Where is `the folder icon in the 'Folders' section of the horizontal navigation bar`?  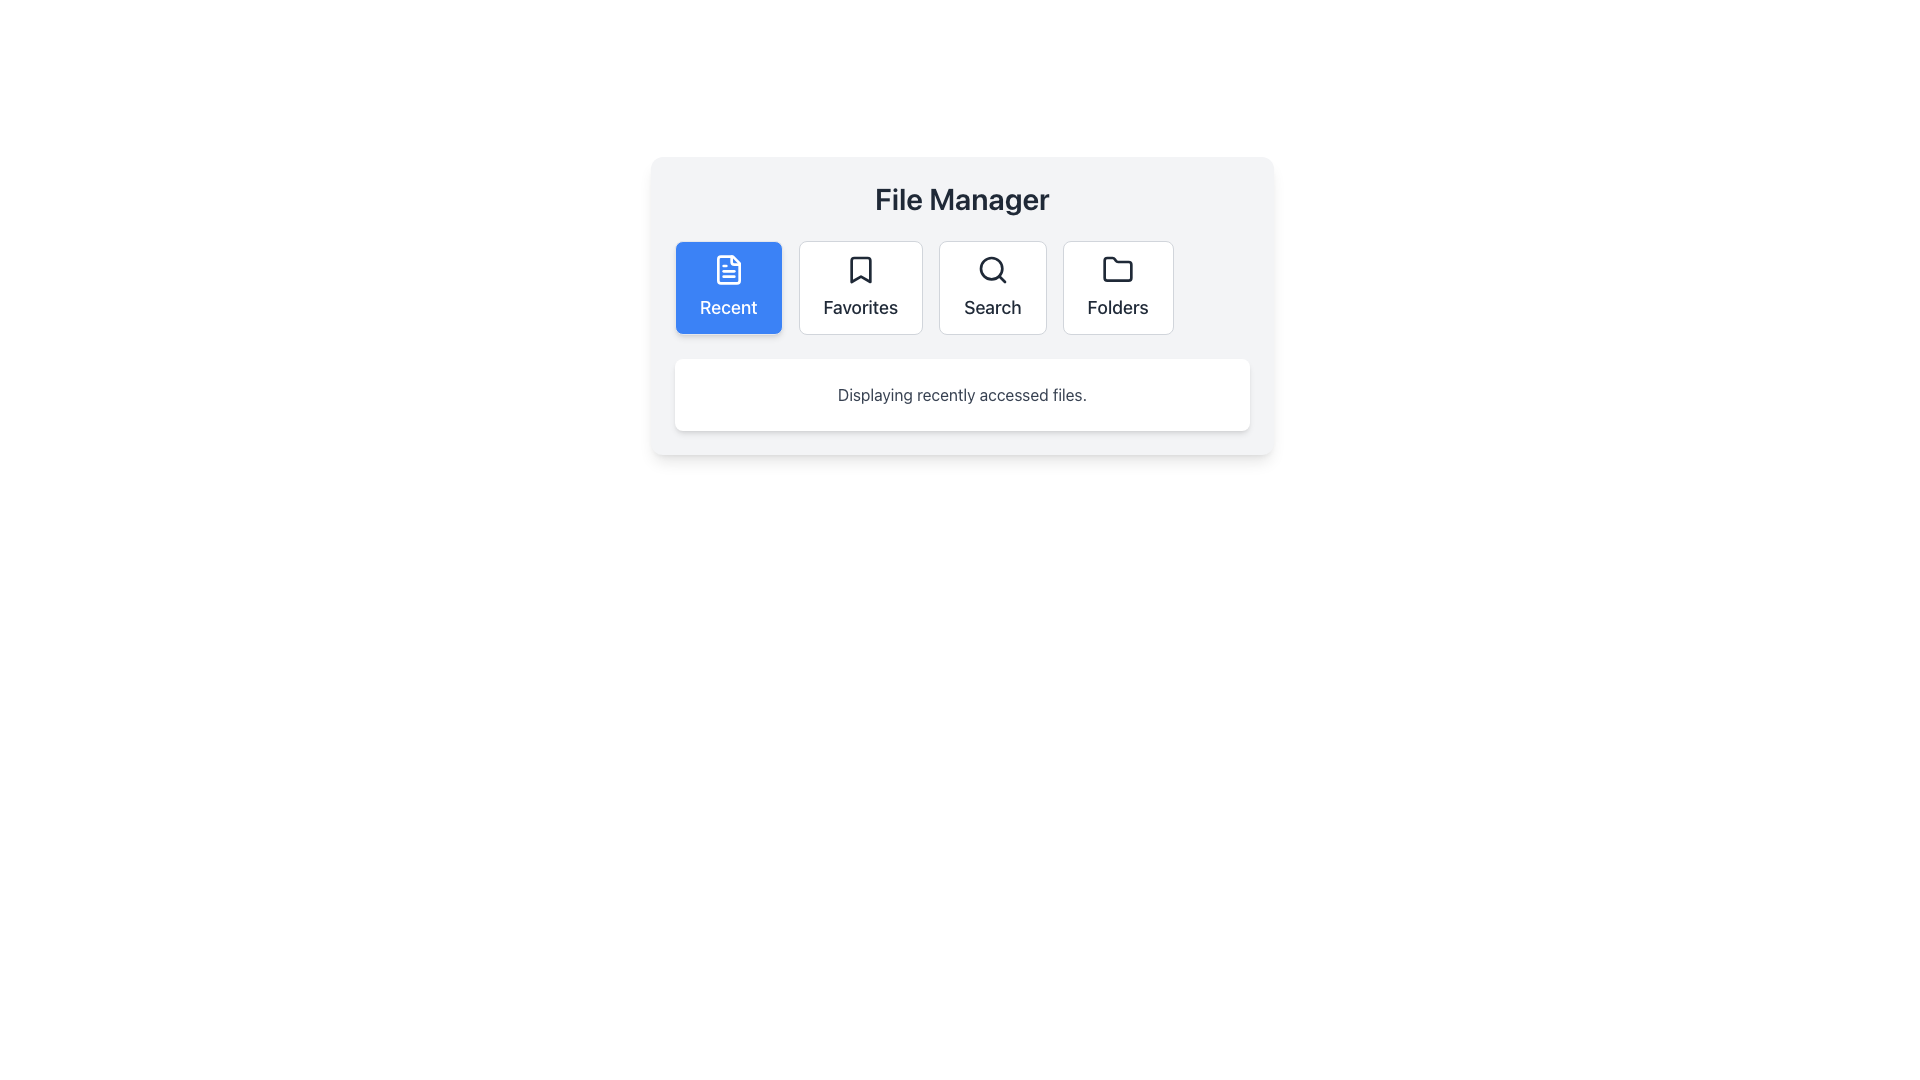 the folder icon in the 'Folders' section of the horizontal navigation bar is located at coordinates (1117, 268).